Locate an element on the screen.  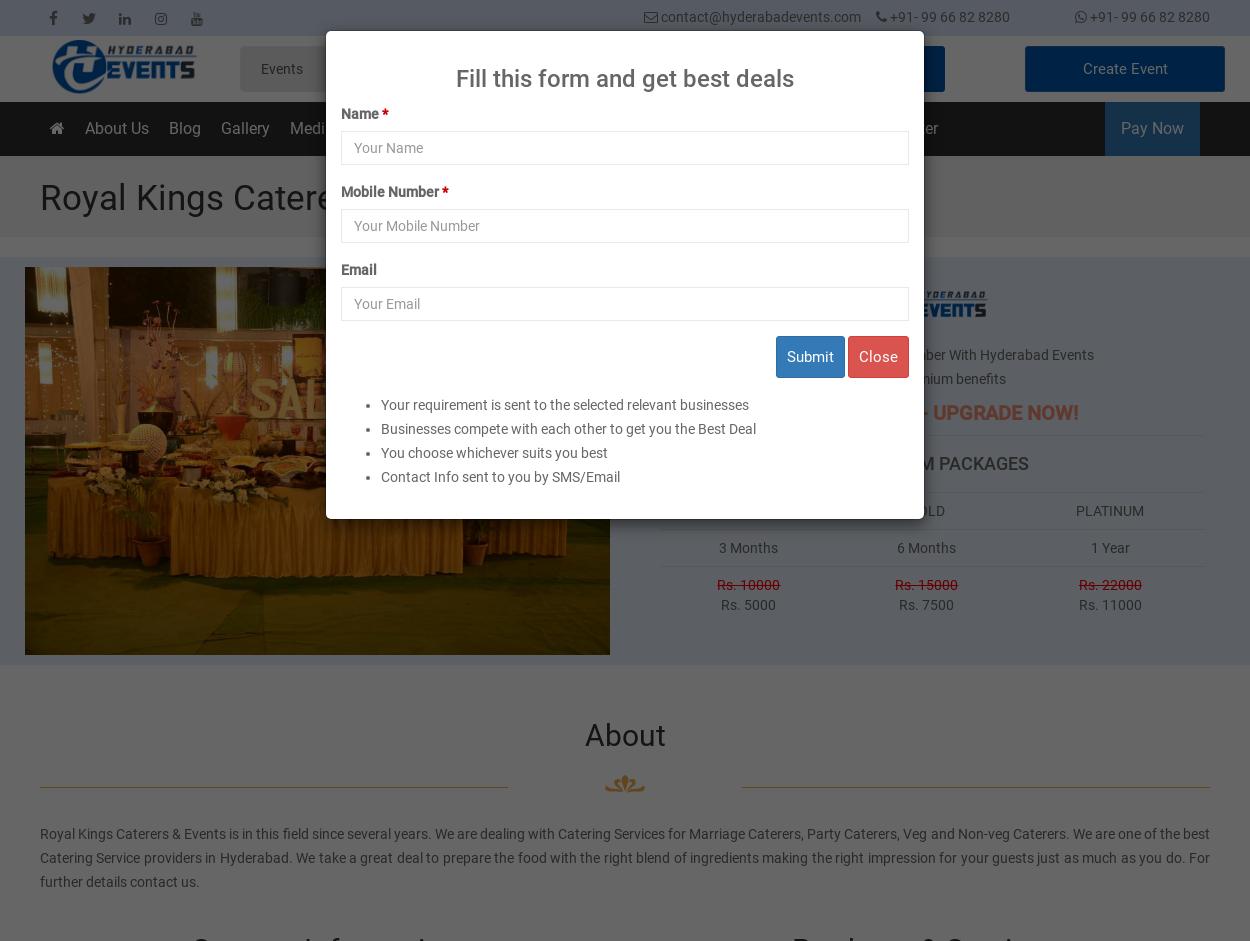
'Rs. 10000' is located at coordinates (716, 582).